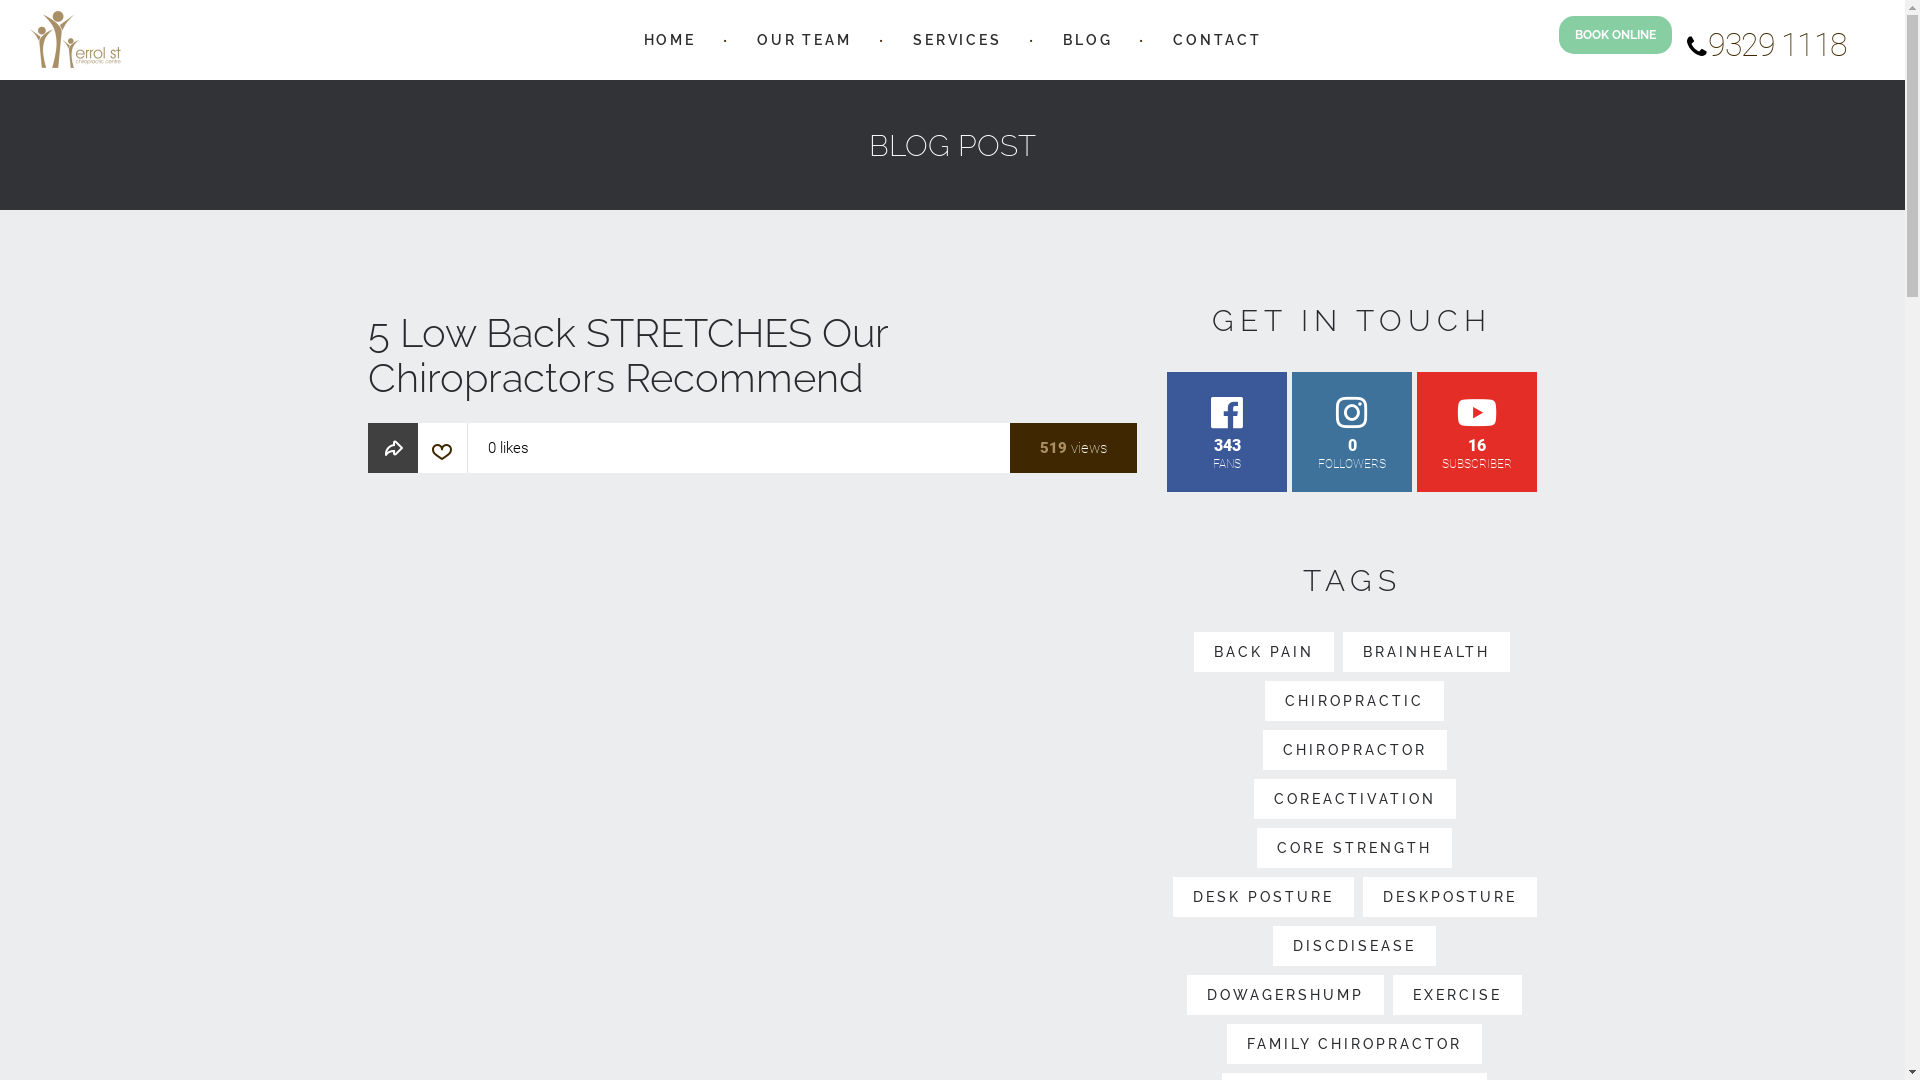 The height and width of the screenshot is (1080, 1920). I want to click on 'DESK POSTURE', so click(1172, 896).